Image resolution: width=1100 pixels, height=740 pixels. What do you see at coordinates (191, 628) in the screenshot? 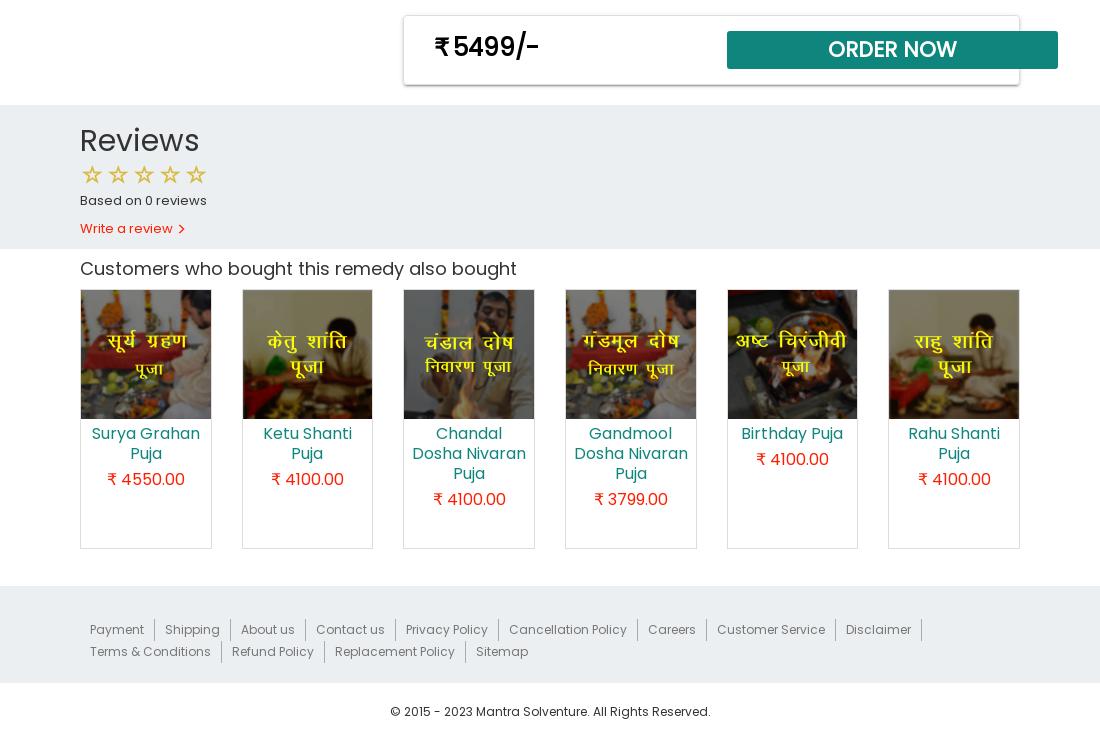
I see `'Shipping'` at bounding box center [191, 628].